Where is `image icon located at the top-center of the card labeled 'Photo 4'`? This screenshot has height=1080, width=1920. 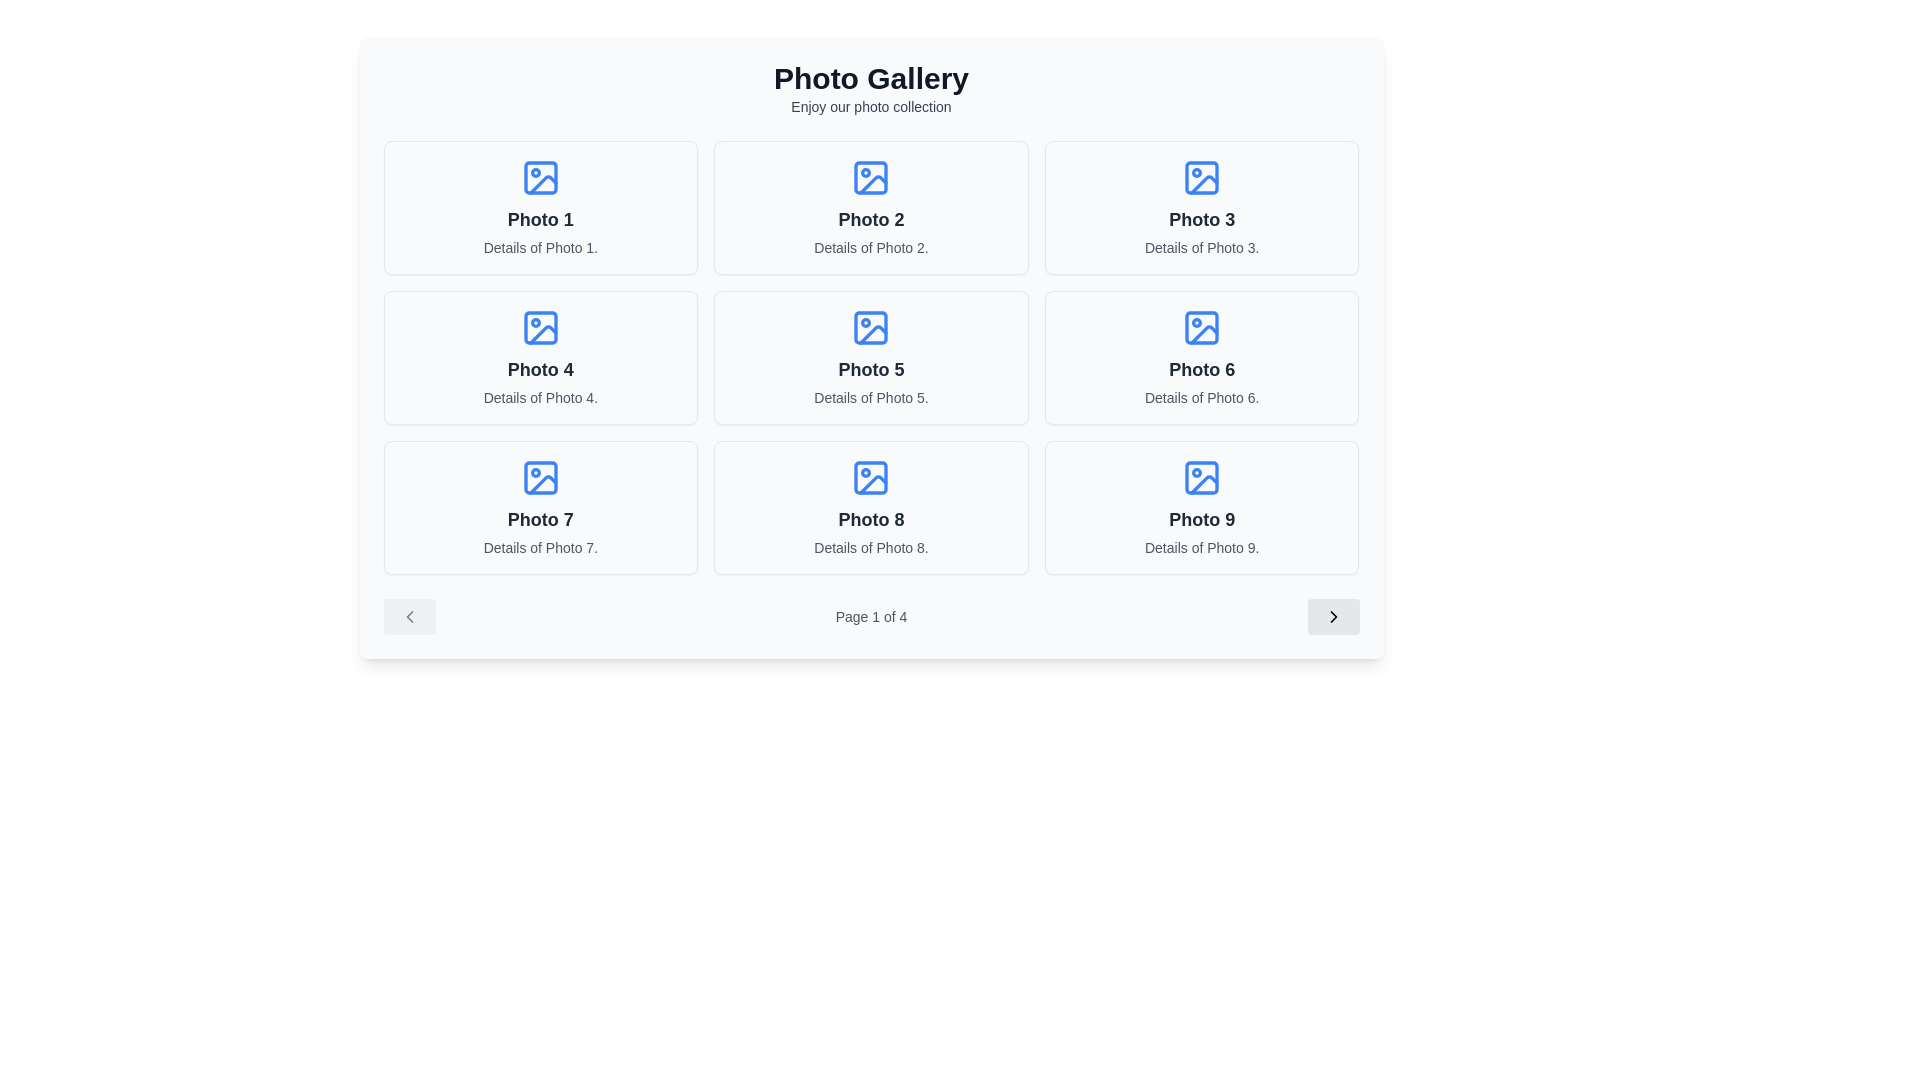
image icon located at the top-center of the card labeled 'Photo 4' is located at coordinates (540, 326).